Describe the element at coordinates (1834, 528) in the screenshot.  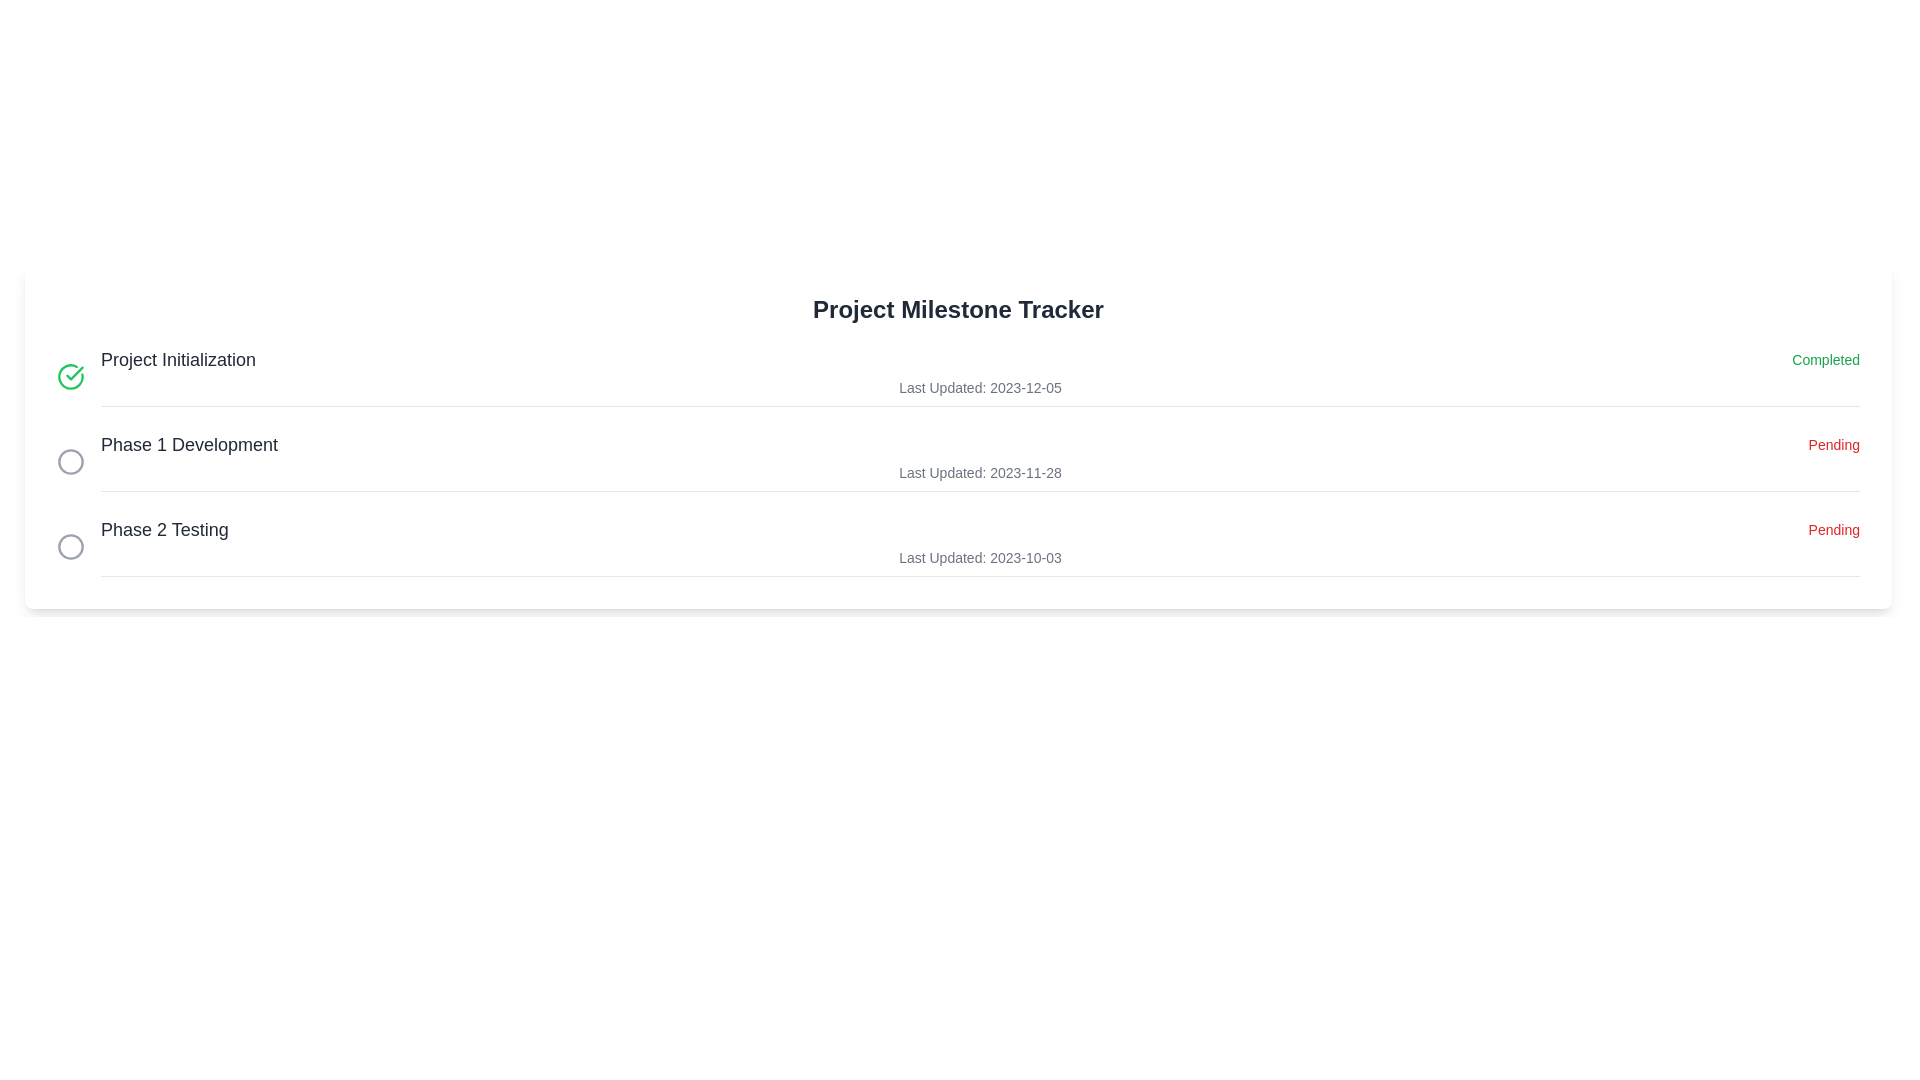
I see `the text label indicating the status of 'Phase 2 Testing' which shows 'Pending'` at that location.